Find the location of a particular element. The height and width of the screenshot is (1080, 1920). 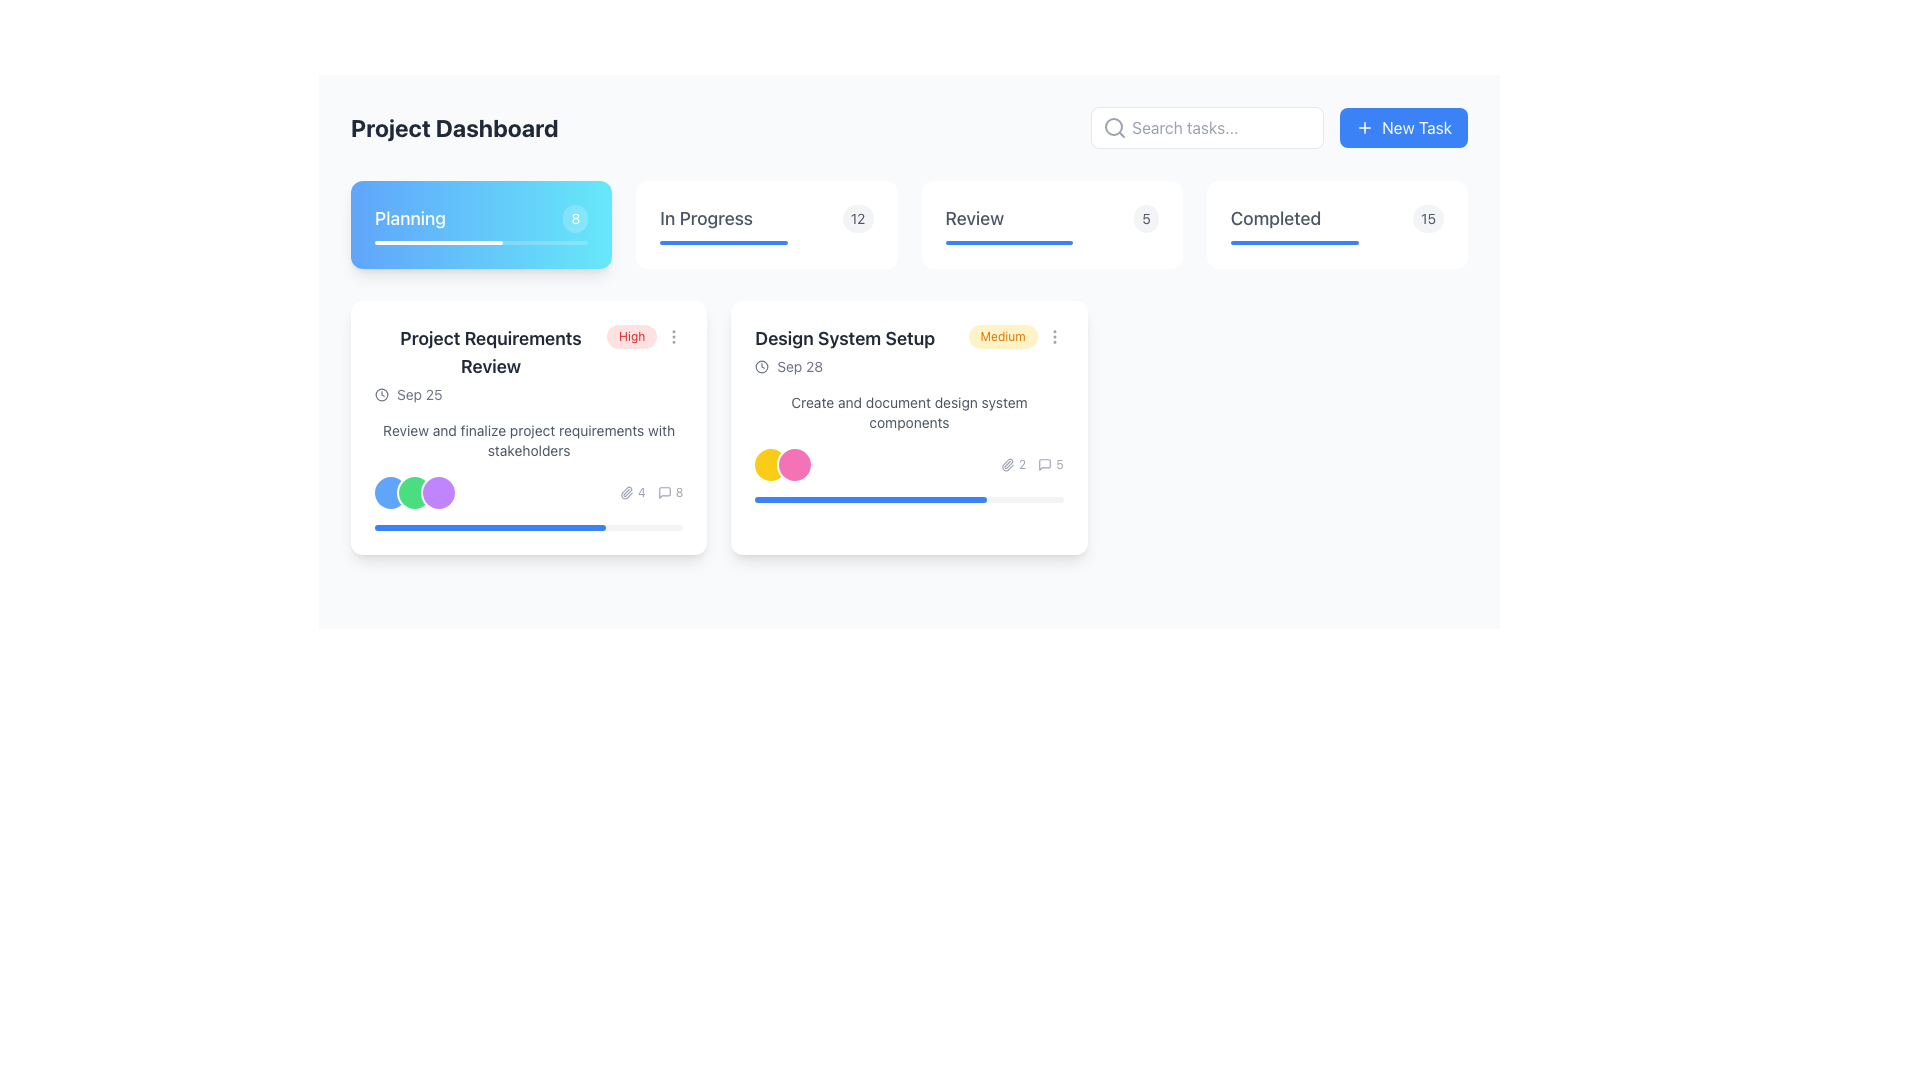

displayed text of the date label indicating 'Sep 25' located in the top-left area of the task card titled 'Project Requirements Review' is located at coordinates (418, 394).